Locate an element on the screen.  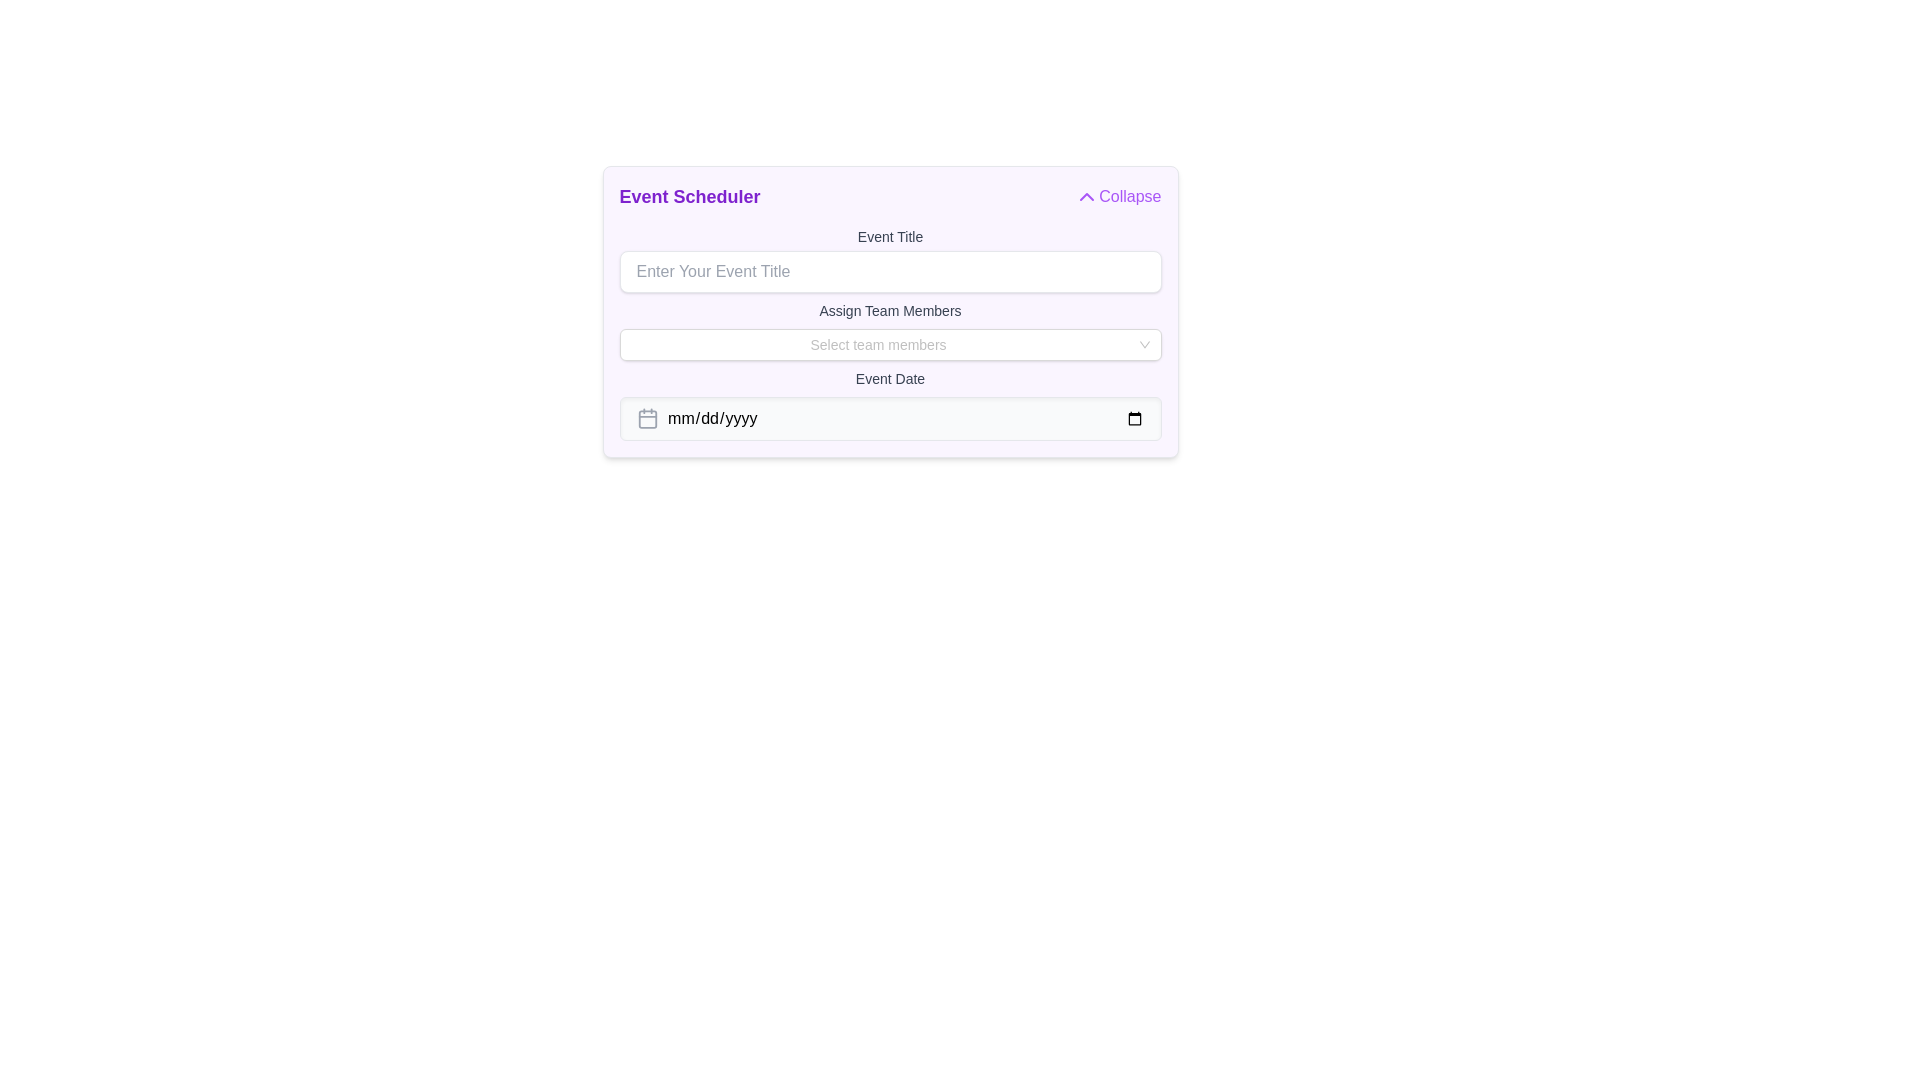
the upward chevron button with a purple outline located to the left of the 'Collapse' text in the 'Event Scheduler' section for accessibility navigation is located at coordinates (1086, 196).